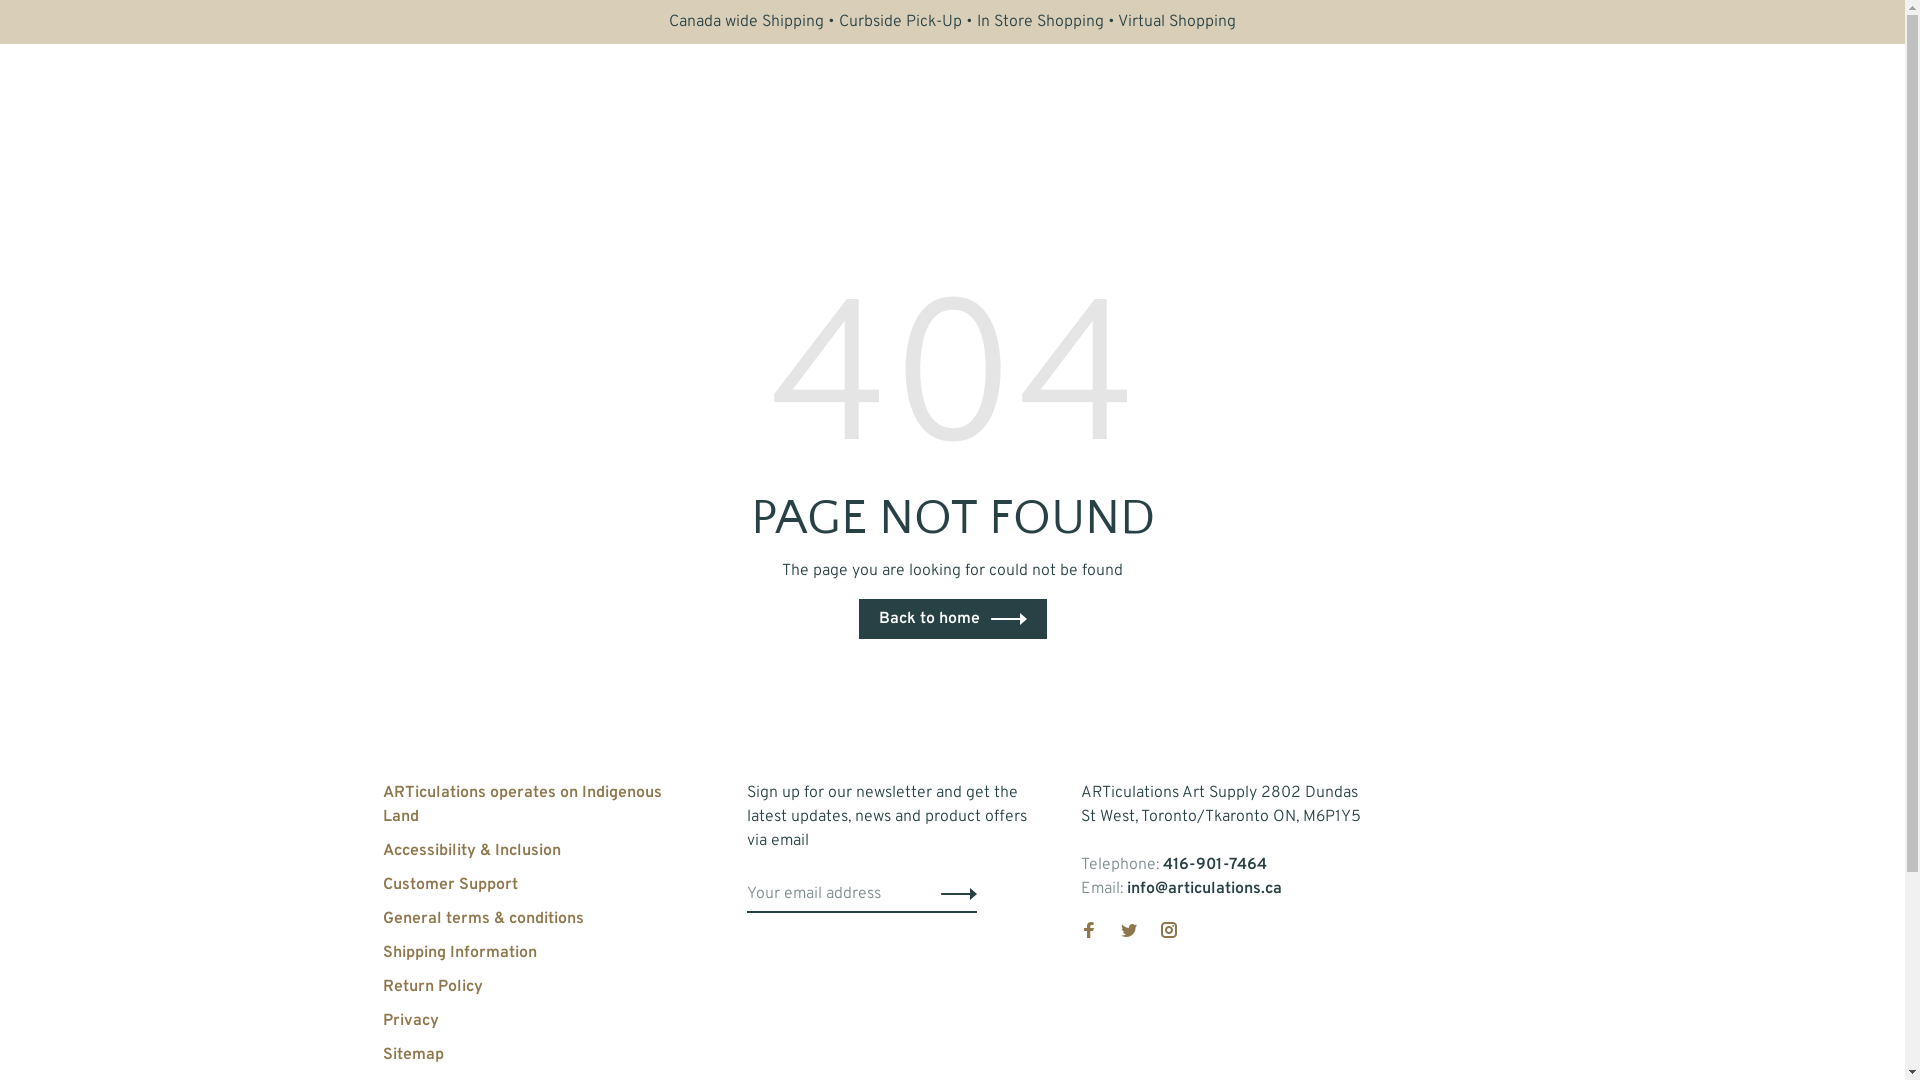  Describe the element at coordinates (482, 918) in the screenshot. I see `'General terms & conditions'` at that location.